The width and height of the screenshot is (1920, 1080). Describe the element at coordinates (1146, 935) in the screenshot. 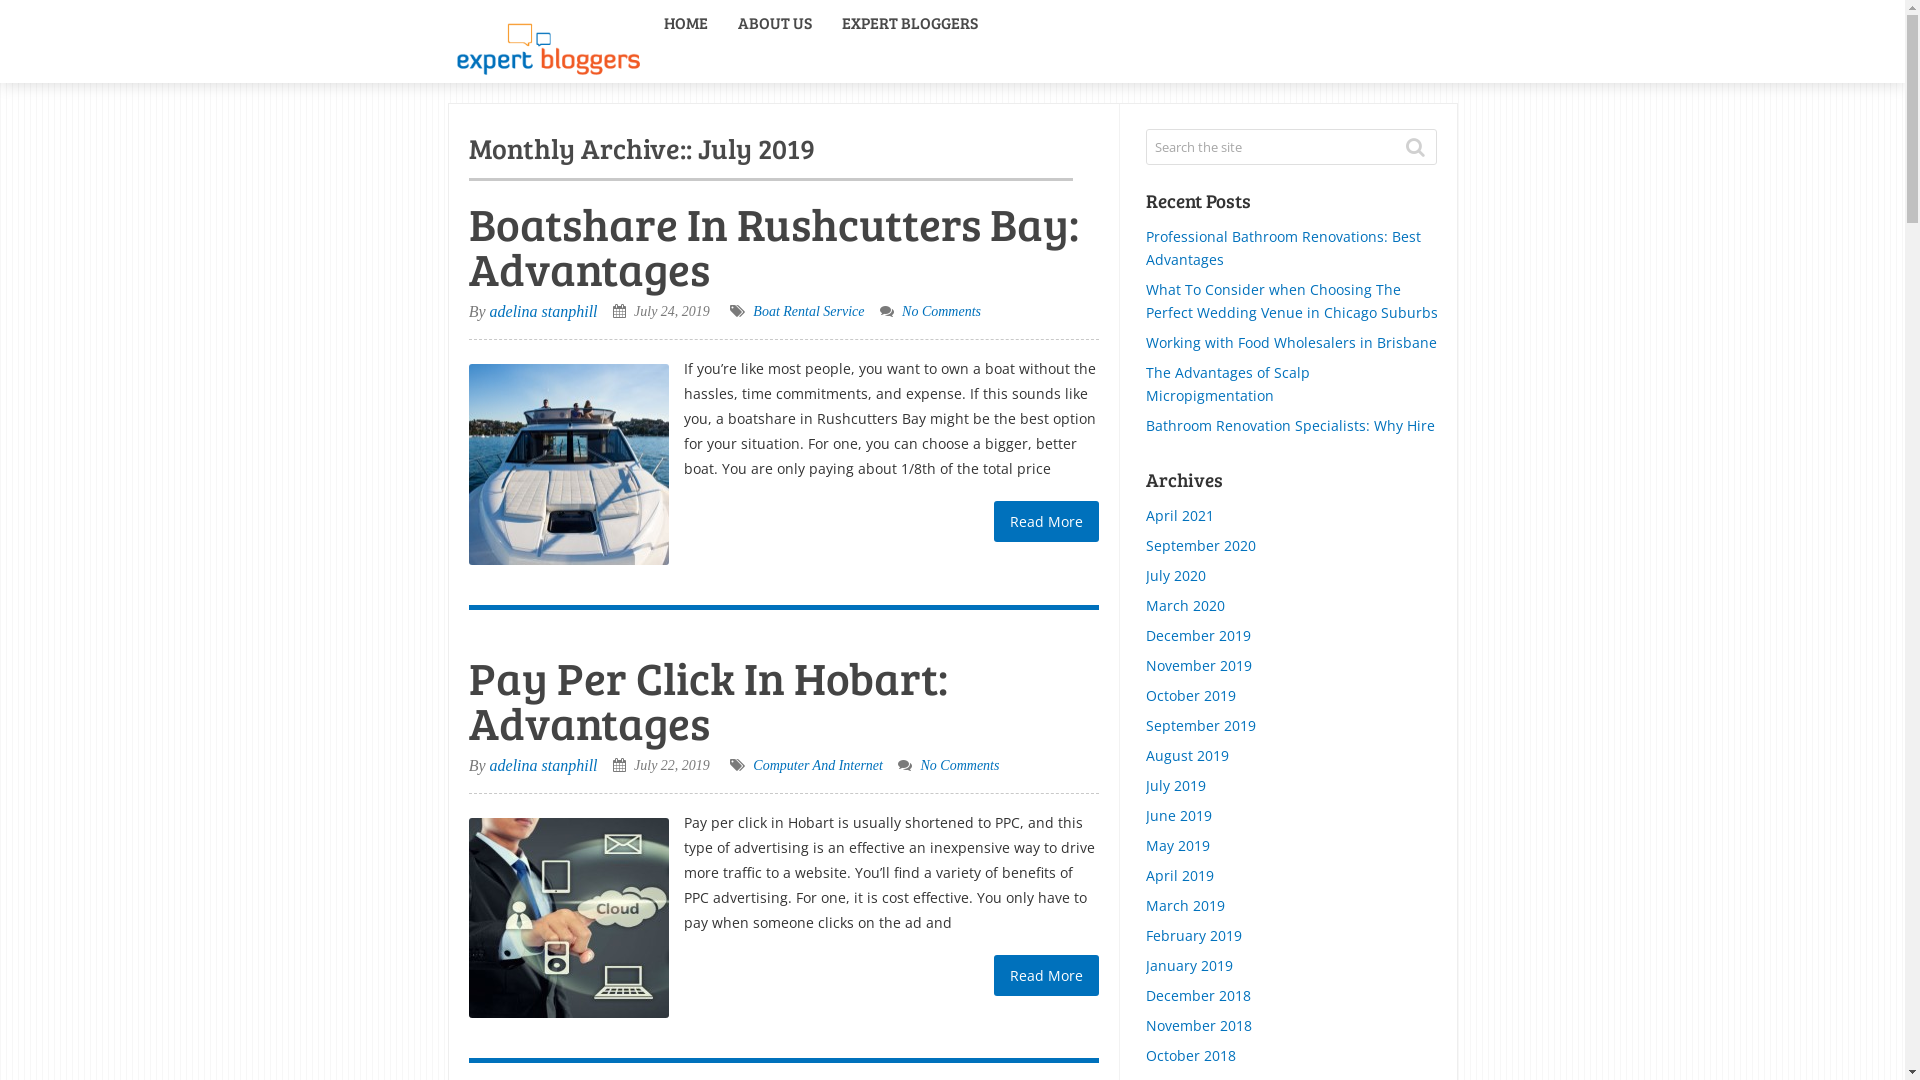

I see `'February 2019'` at that location.